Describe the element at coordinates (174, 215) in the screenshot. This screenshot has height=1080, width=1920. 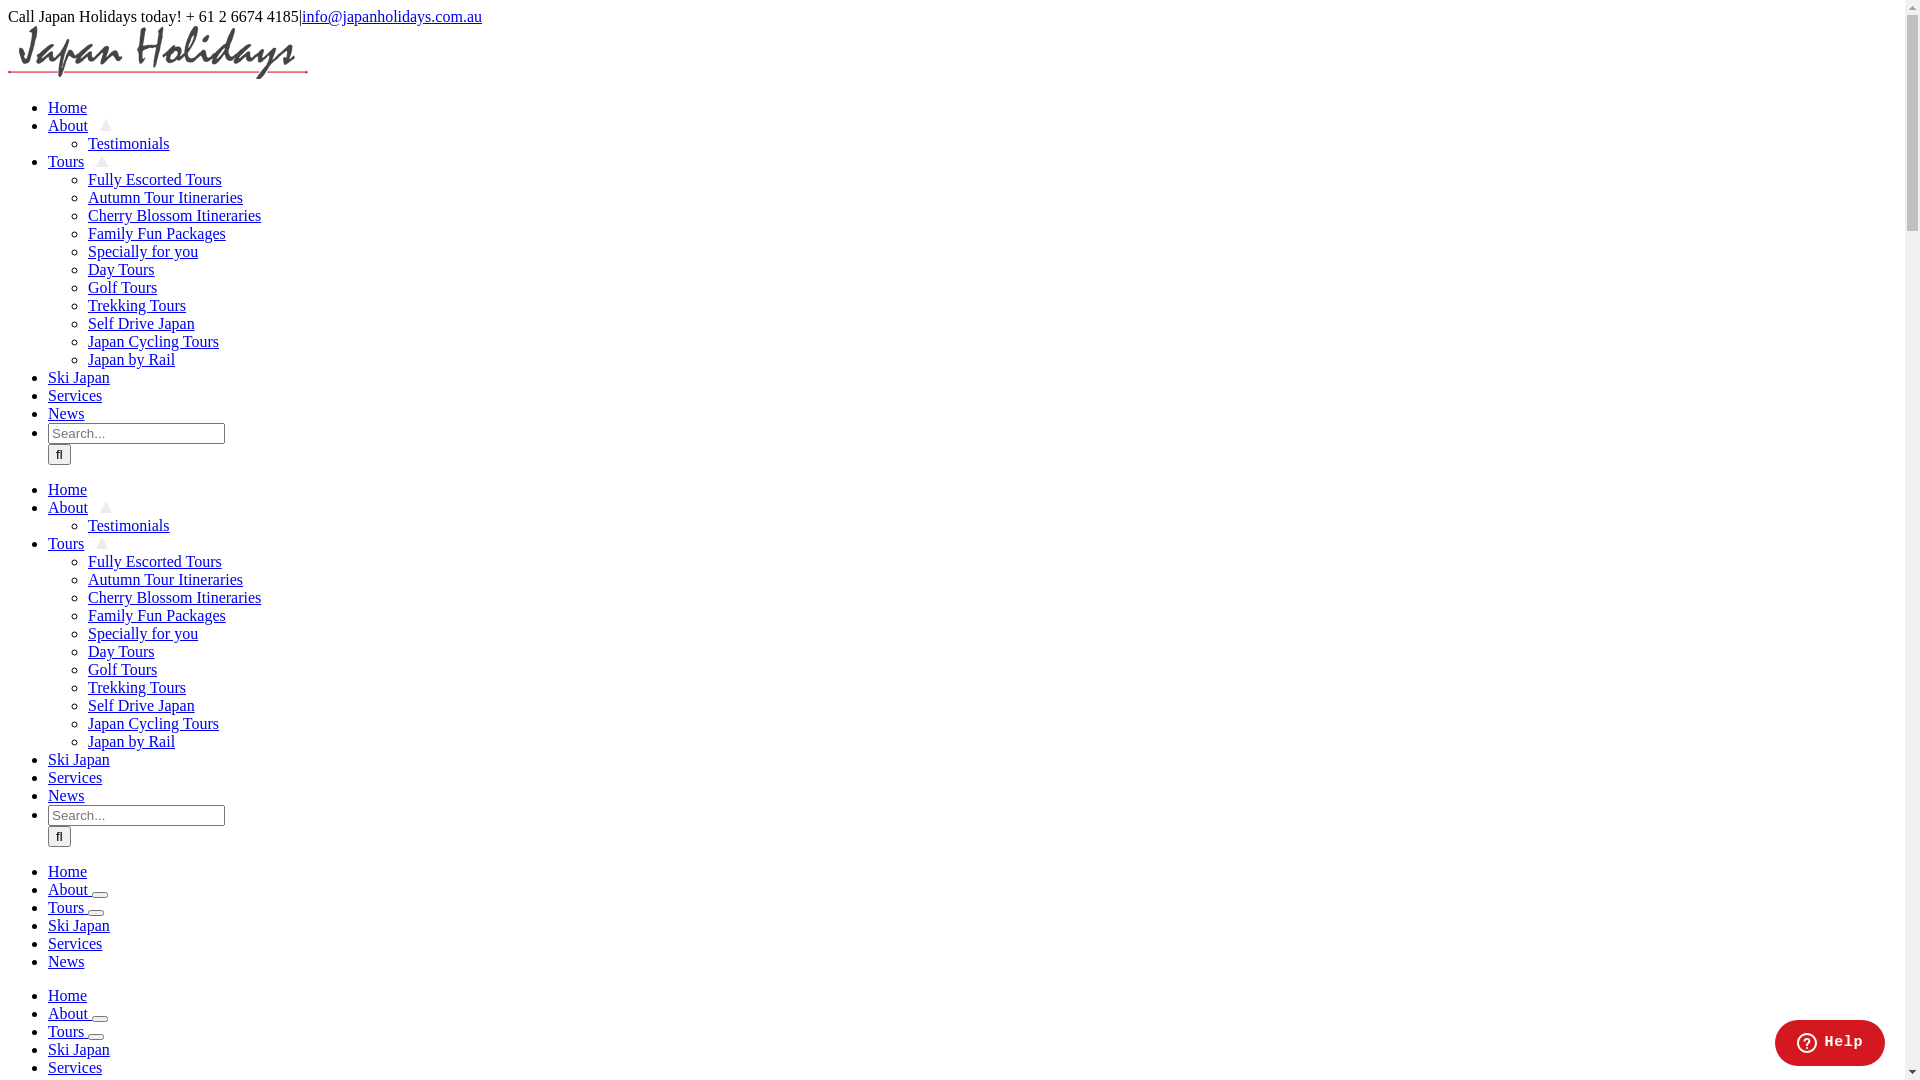
I see `'Cherry Blossom Itineraries'` at that location.